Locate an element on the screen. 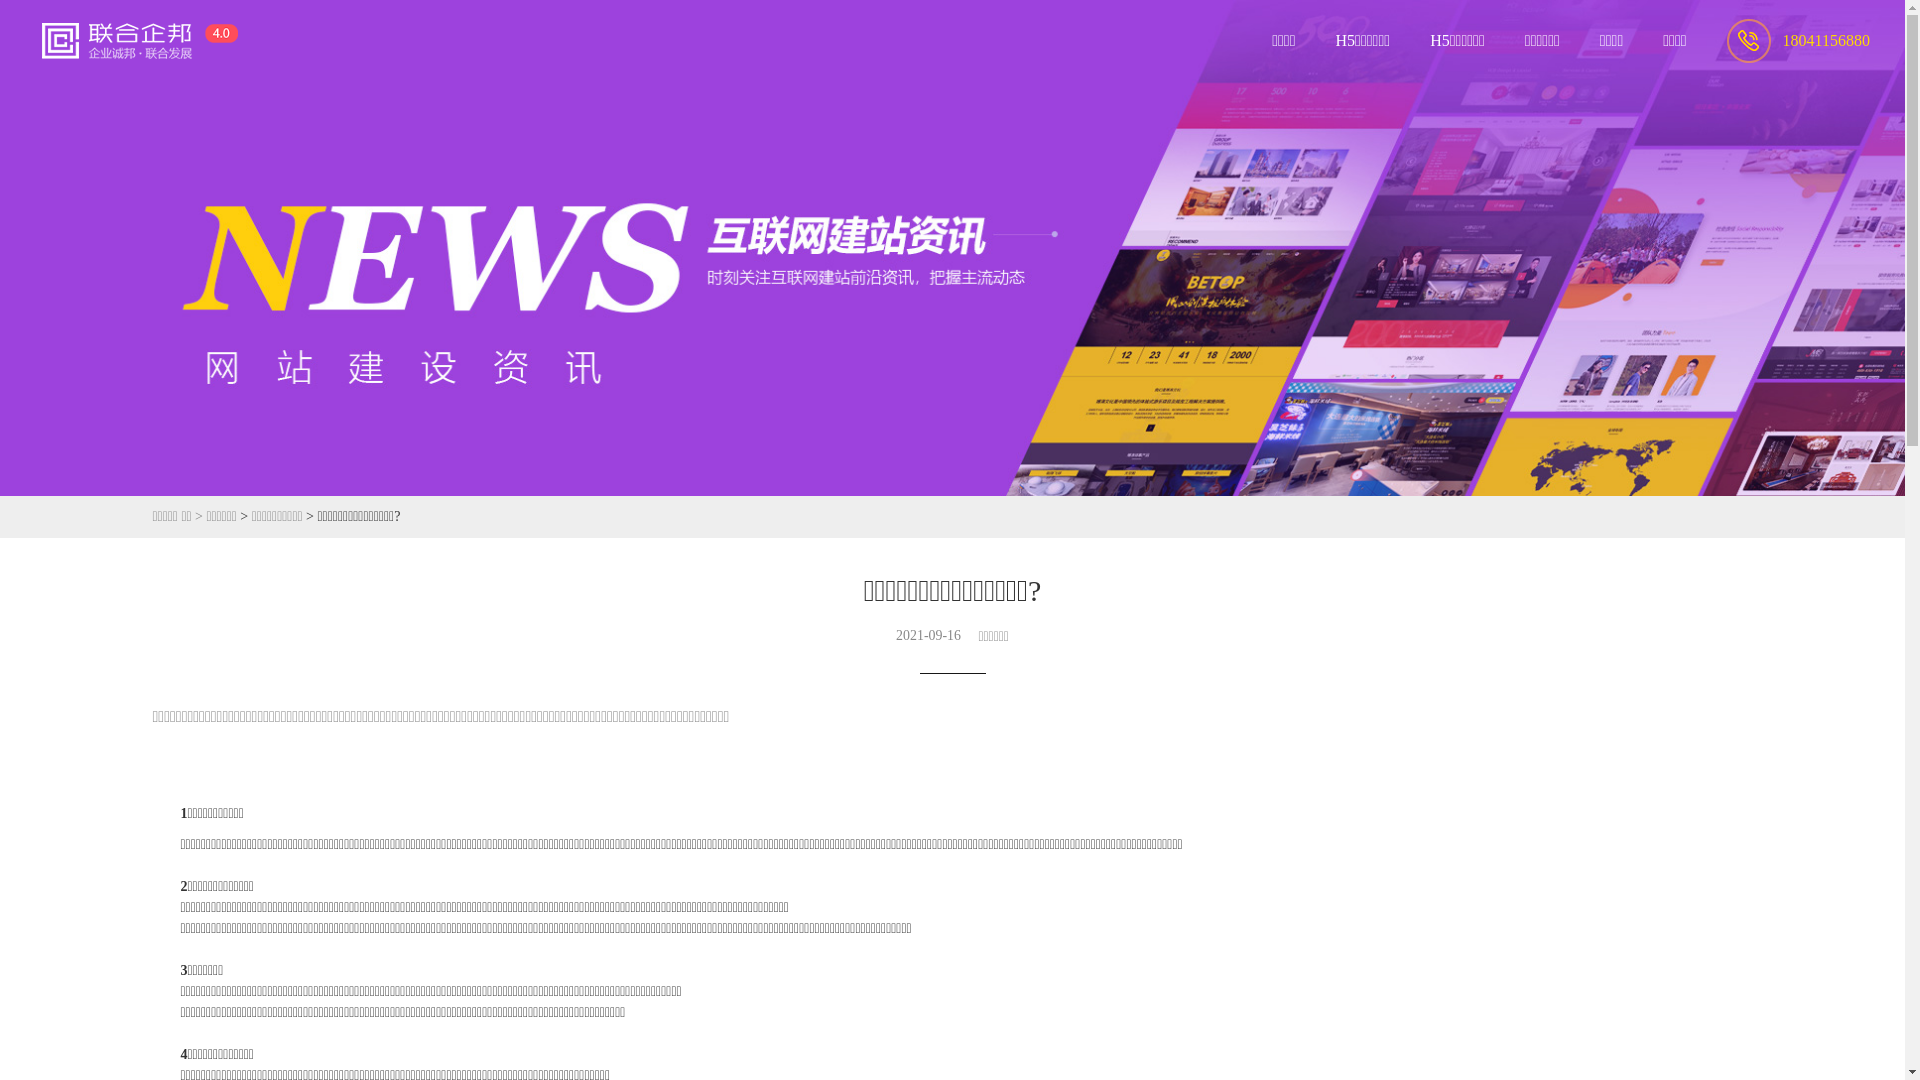  '18041156880' is located at coordinates (1798, 39).